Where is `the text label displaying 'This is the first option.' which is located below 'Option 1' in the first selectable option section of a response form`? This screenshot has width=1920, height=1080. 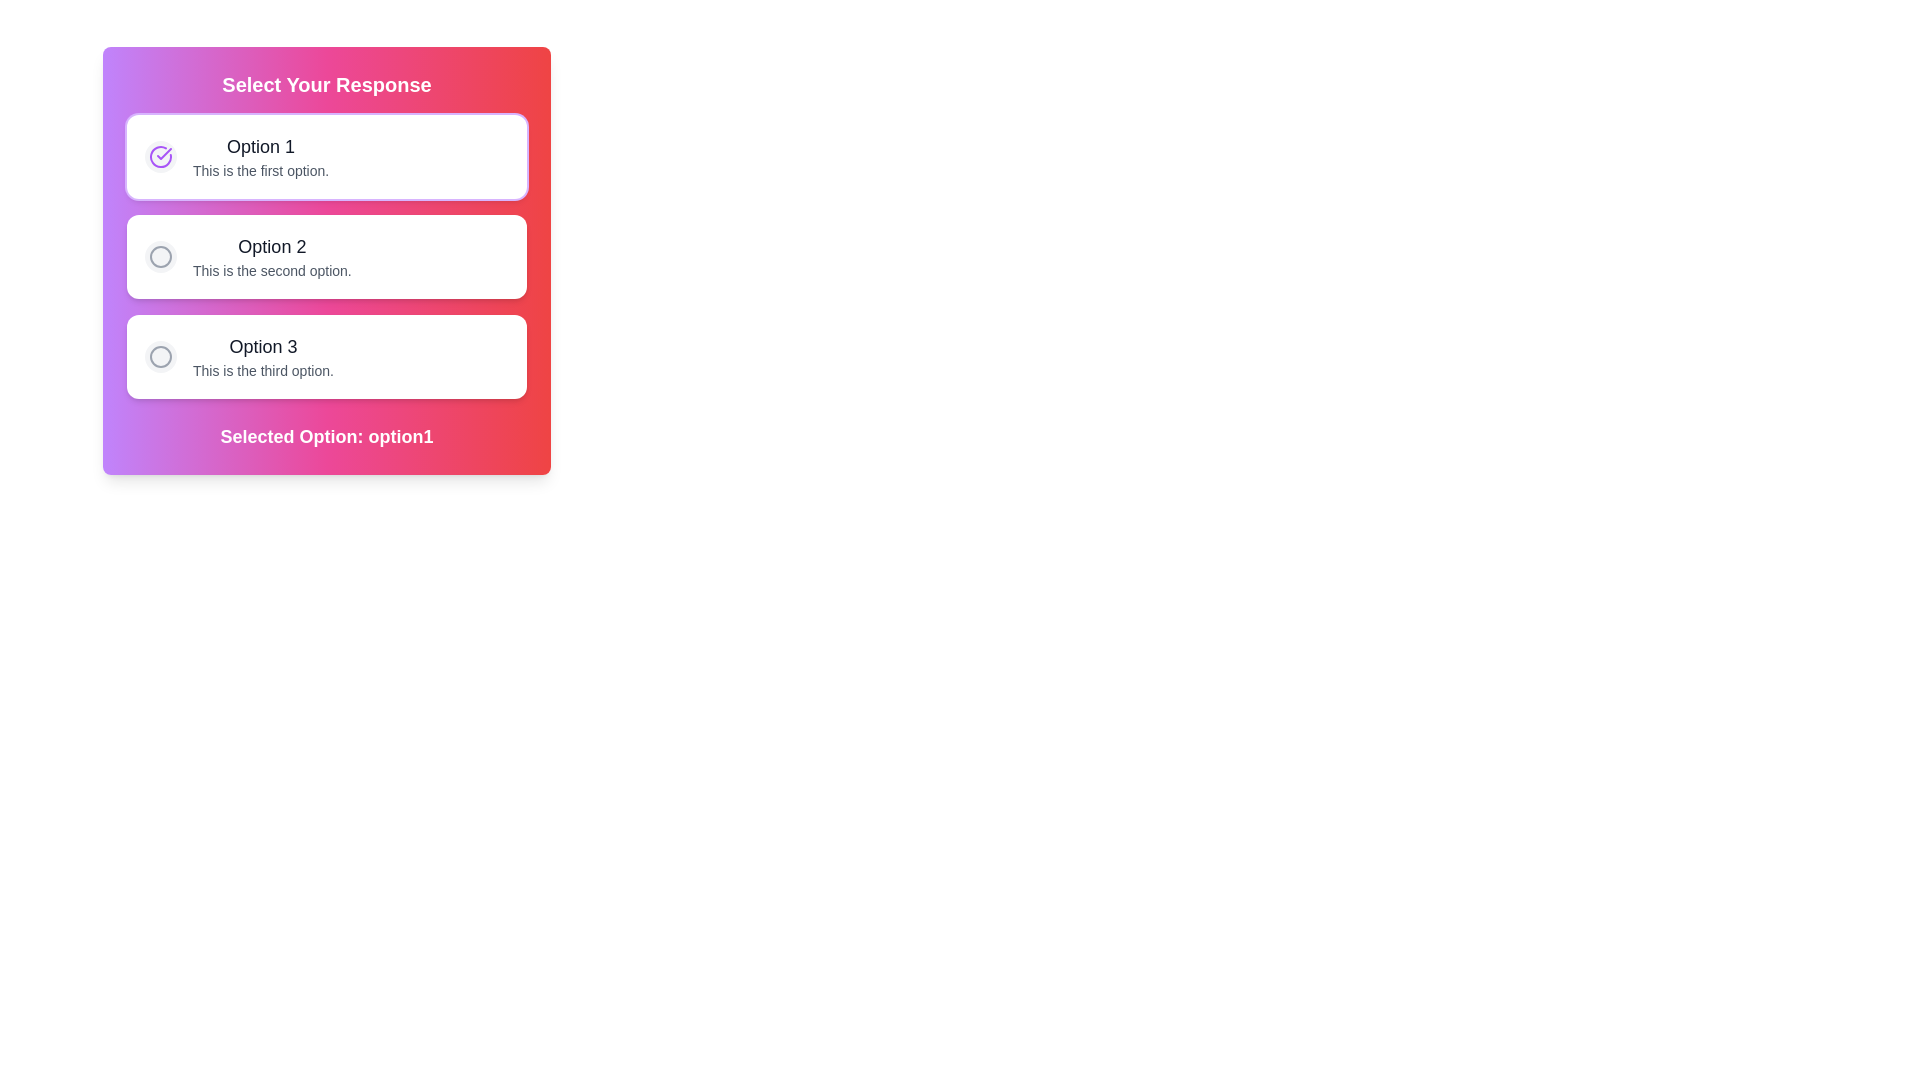 the text label displaying 'This is the first option.' which is located below 'Option 1' in the first selectable option section of a response form is located at coordinates (260, 169).